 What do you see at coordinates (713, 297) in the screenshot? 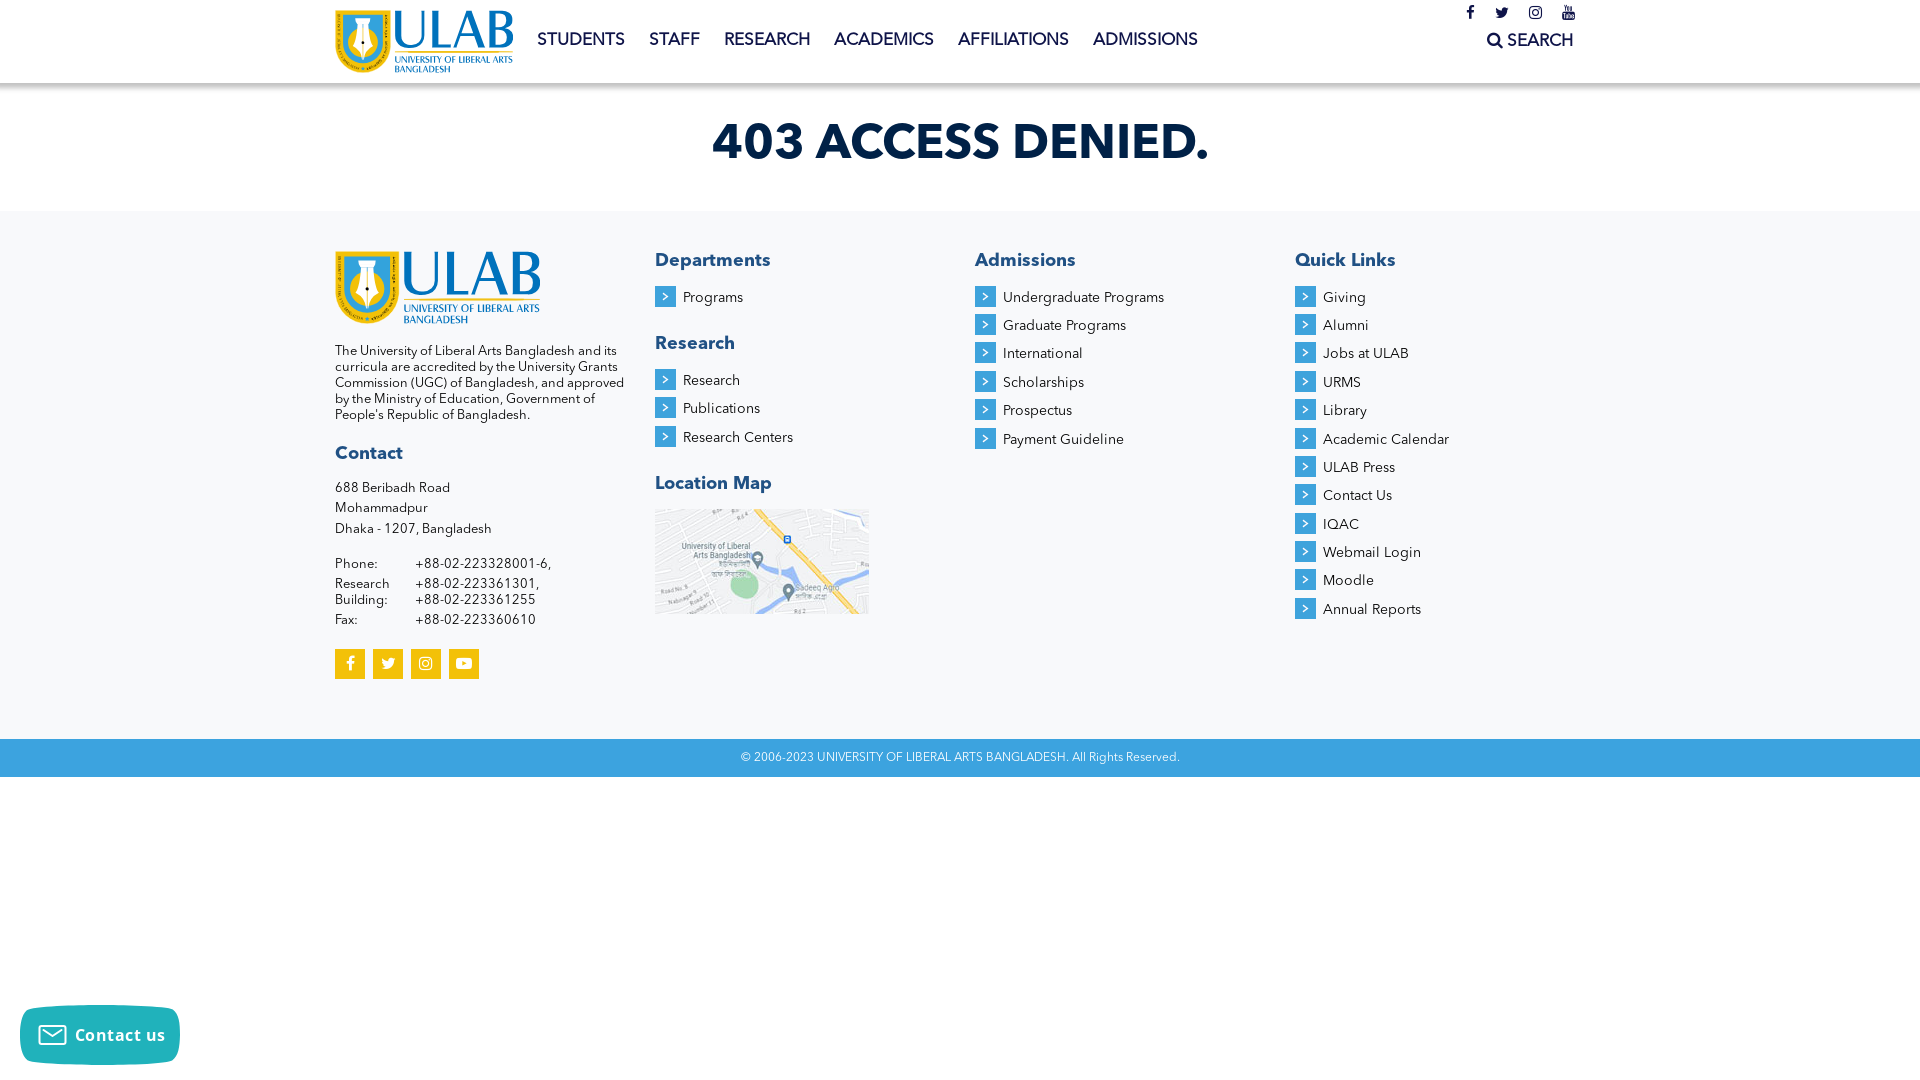
I see `'Programs'` at bounding box center [713, 297].